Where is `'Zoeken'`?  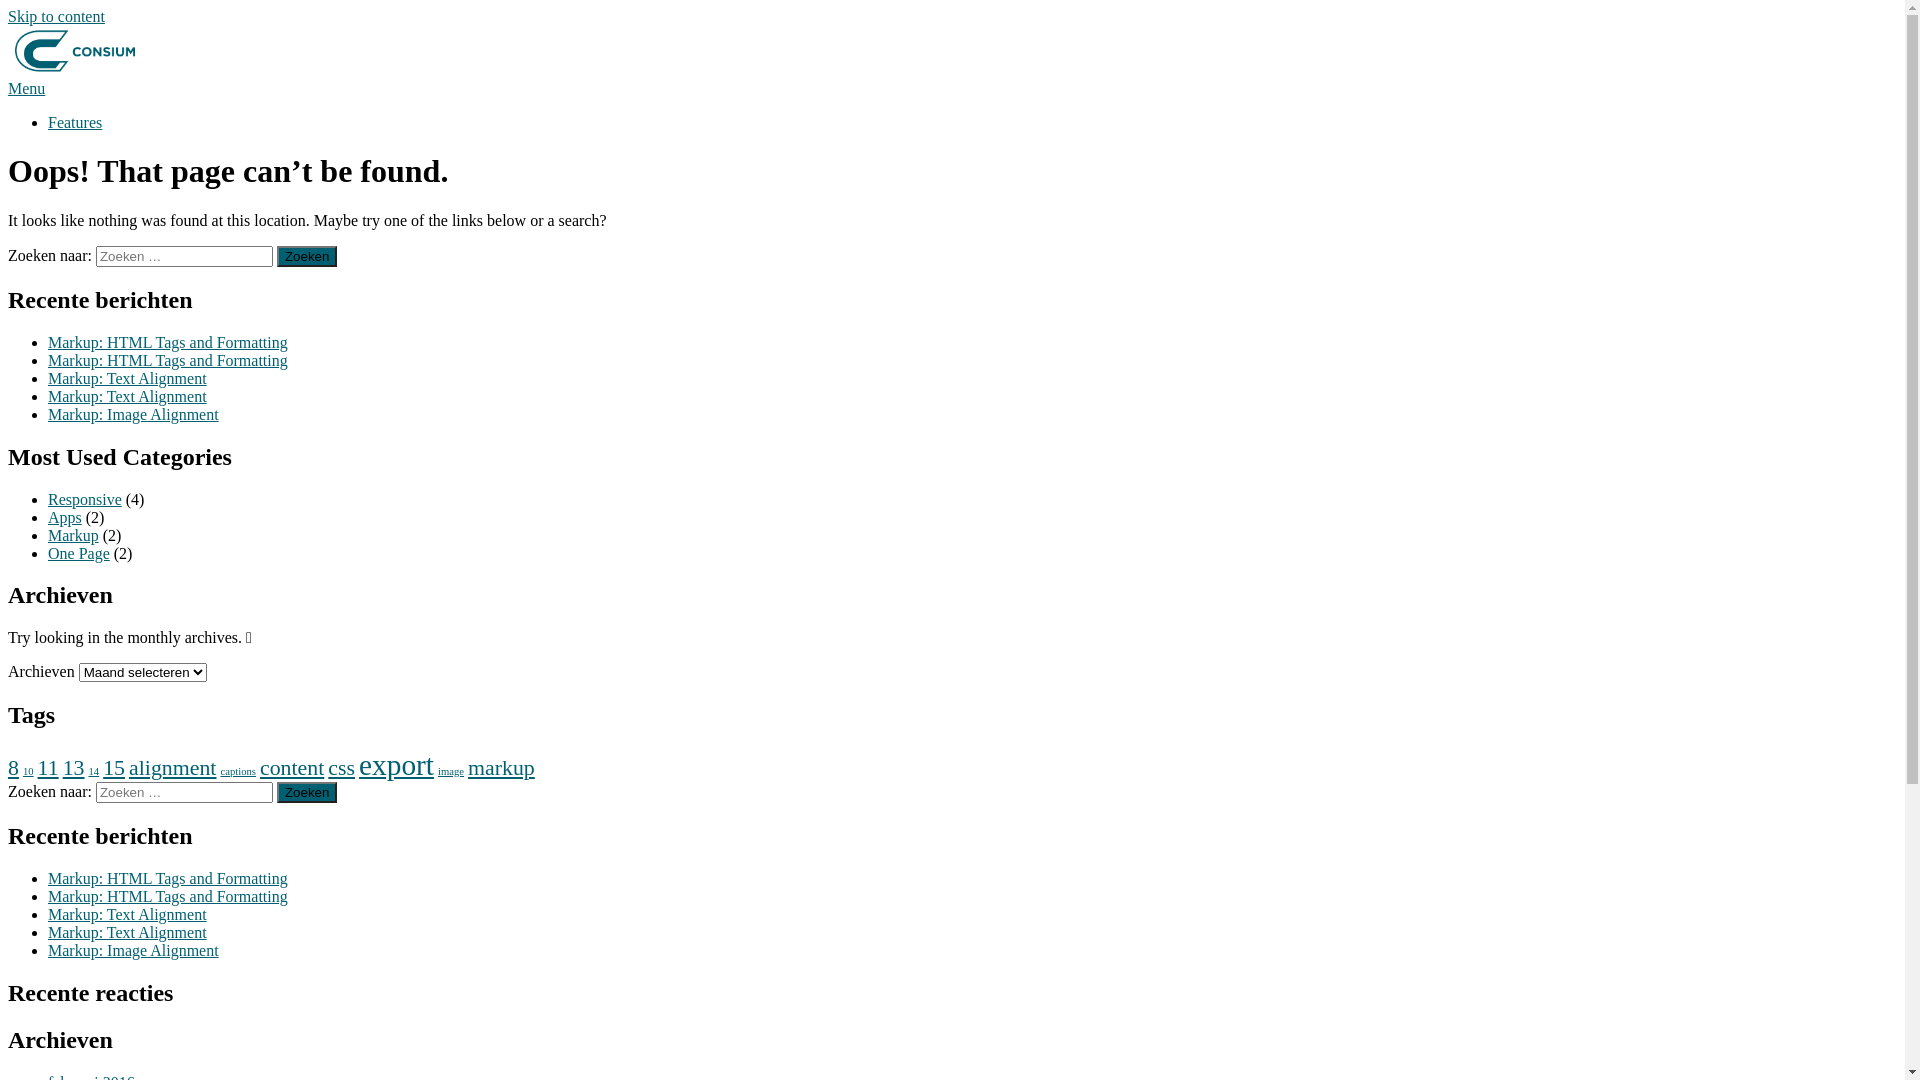
'Zoeken' is located at coordinates (276, 791).